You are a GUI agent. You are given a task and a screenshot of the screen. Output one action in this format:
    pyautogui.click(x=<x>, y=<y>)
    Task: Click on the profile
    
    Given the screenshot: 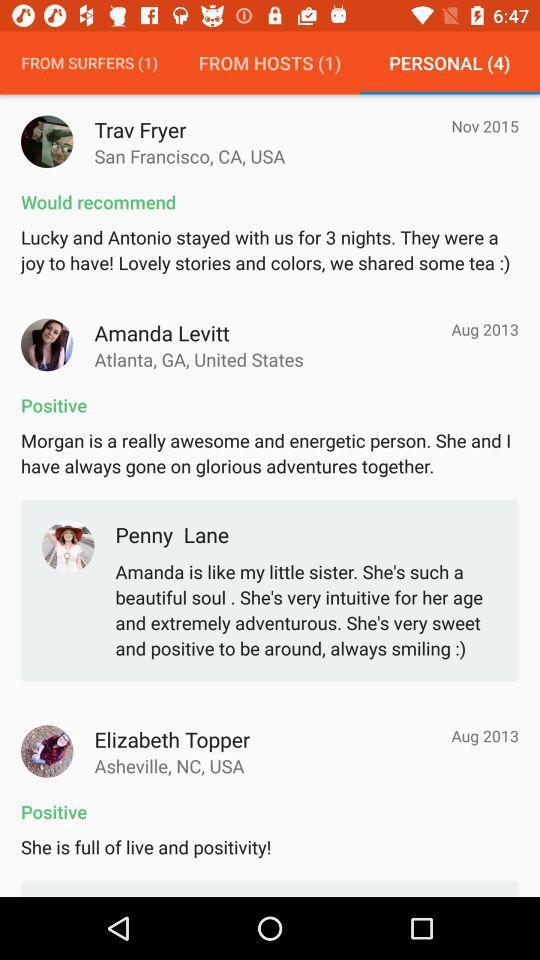 What is the action you would take?
    pyautogui.click(x=47, y=140)
    